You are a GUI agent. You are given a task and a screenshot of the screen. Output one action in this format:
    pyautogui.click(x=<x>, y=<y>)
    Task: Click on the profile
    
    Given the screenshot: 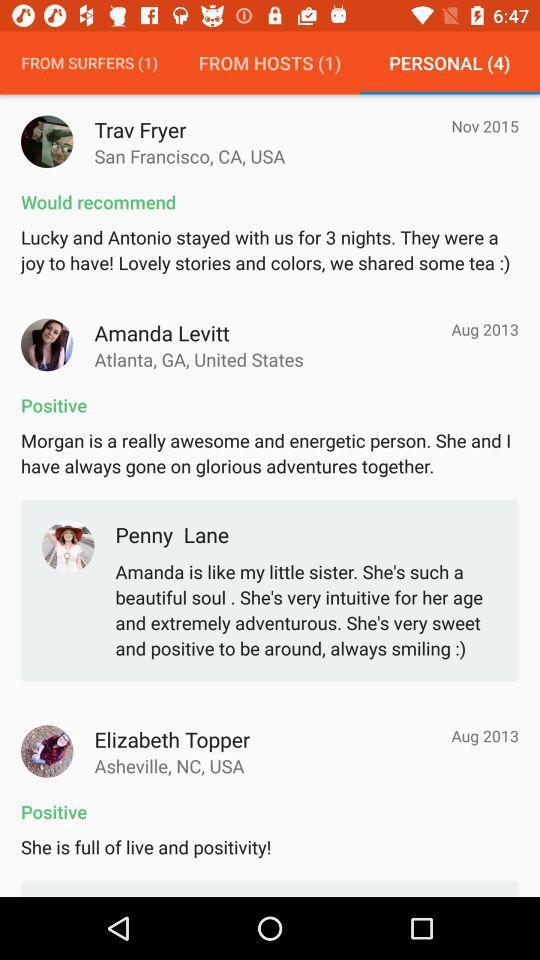 What is the action you would take?
    pyautogui.click(x=47, y=140)
    